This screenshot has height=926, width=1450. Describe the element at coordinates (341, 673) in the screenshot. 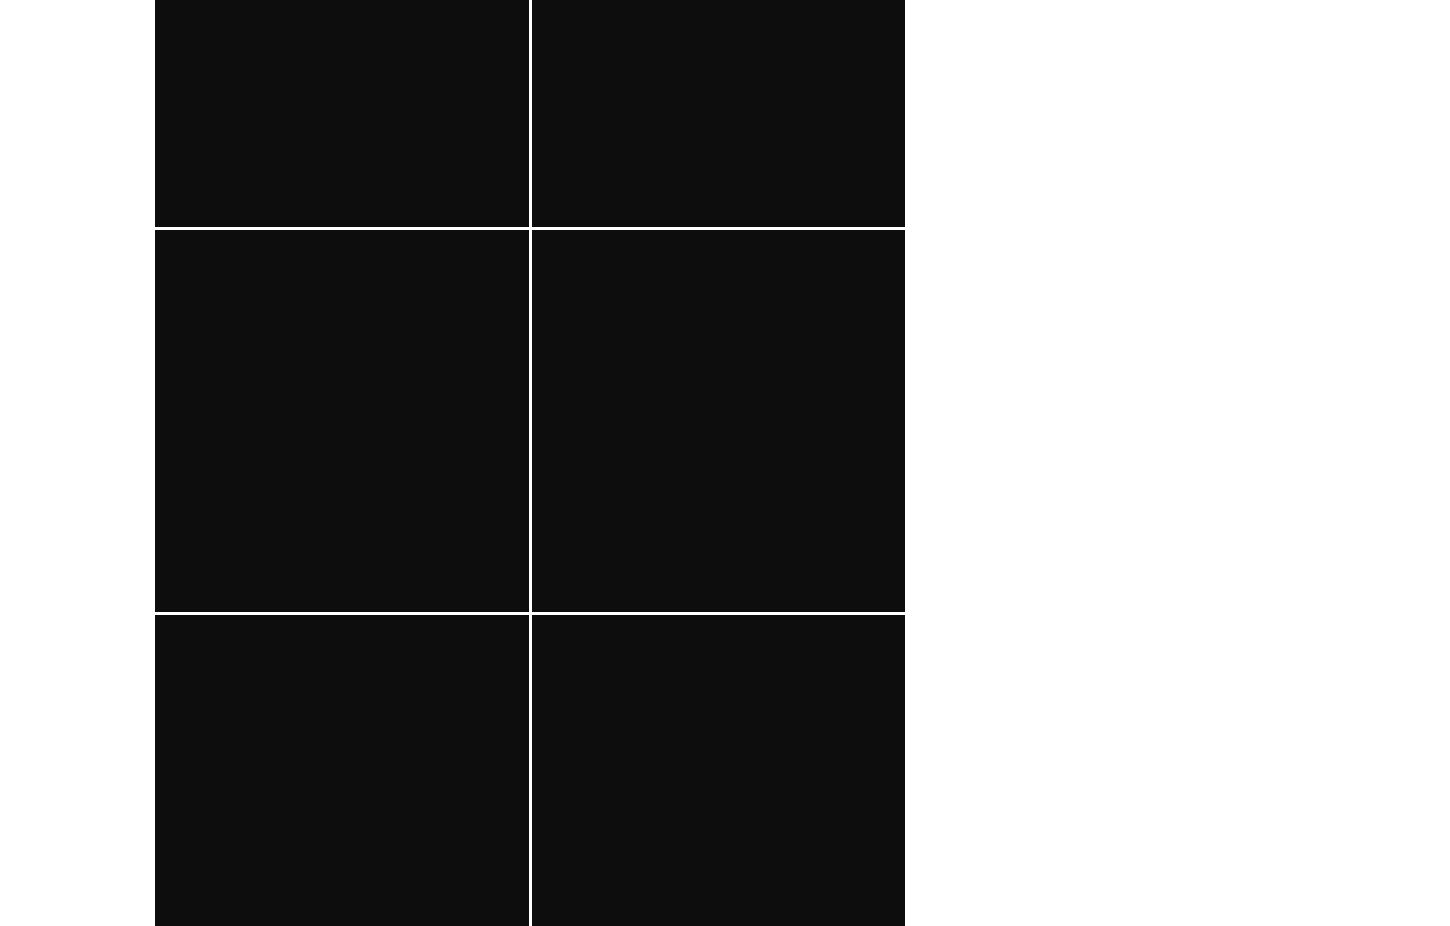

I see `'Shoreworld: Yawn Mower—Why Work Harder Than You Have To'` at that location.